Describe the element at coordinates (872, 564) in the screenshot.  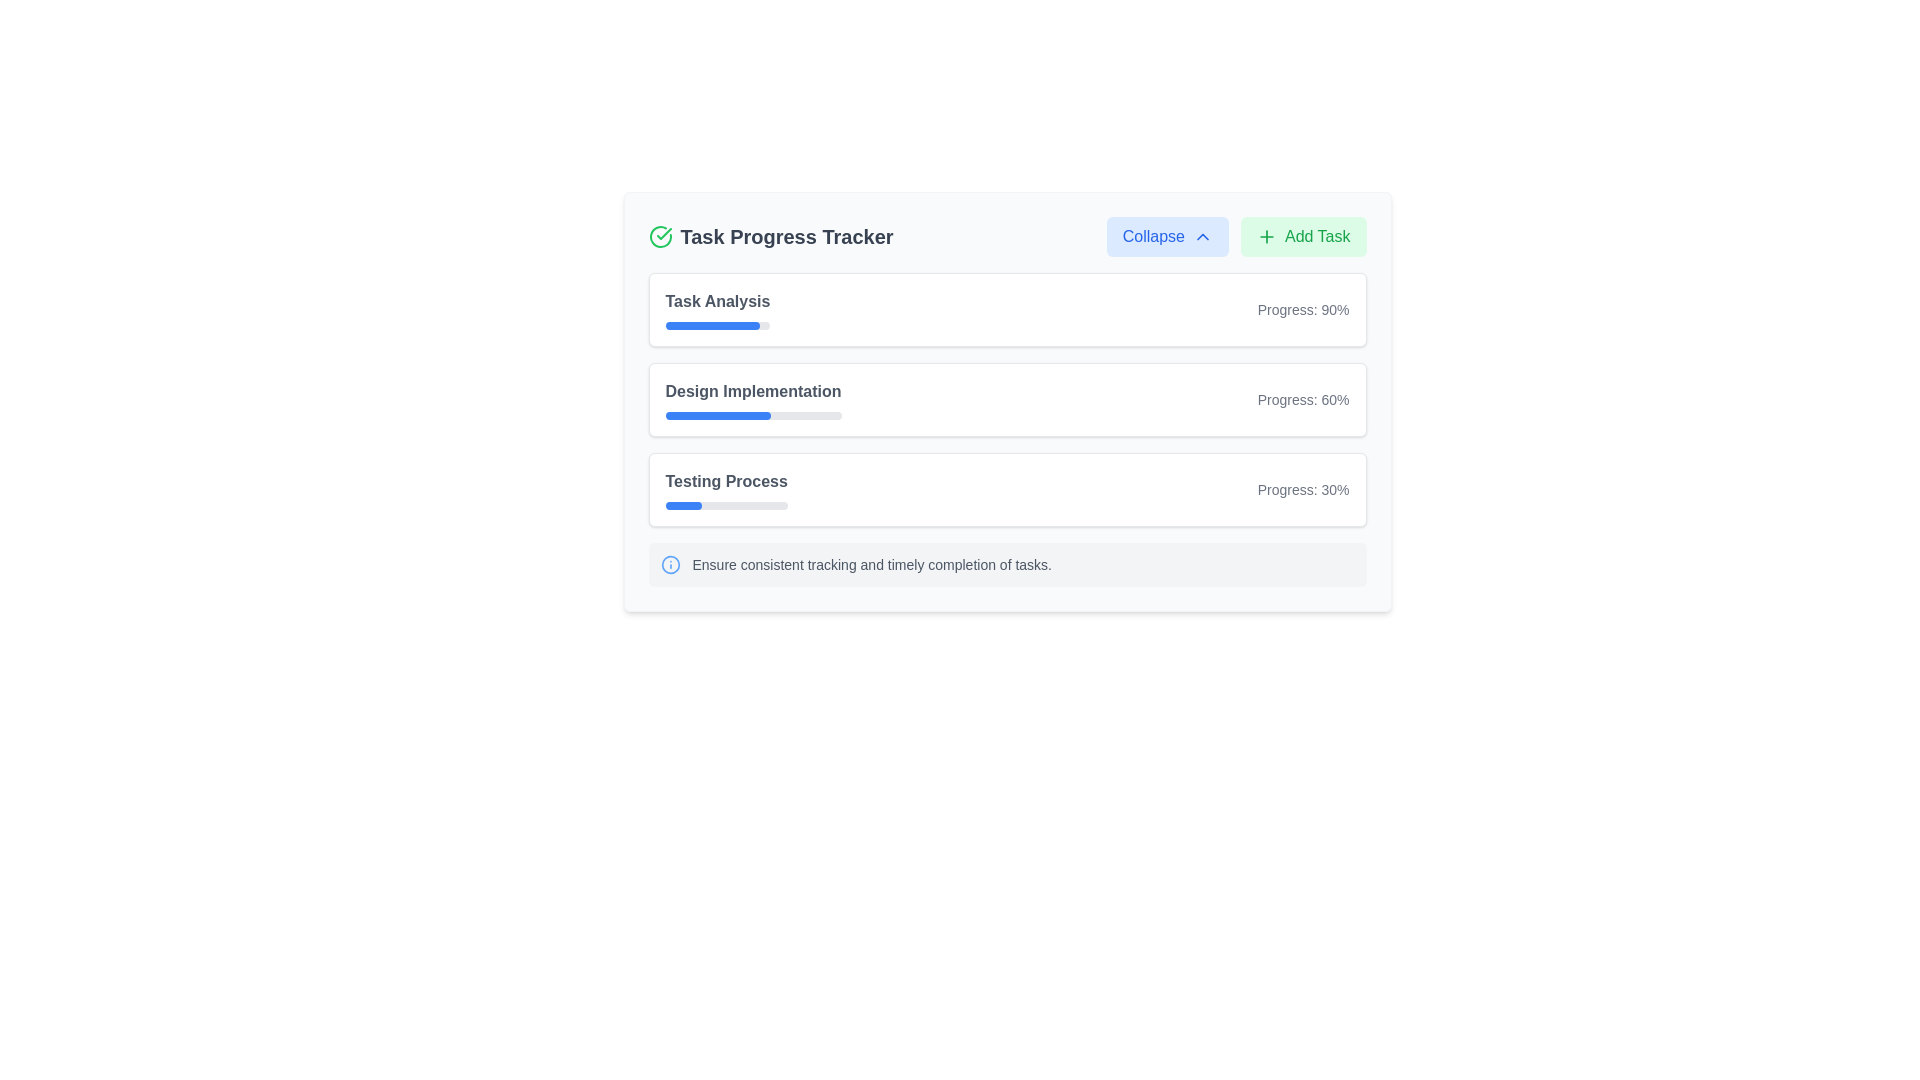
I see `the instructional text label that reads 'Ensure consistent tracking and timely completion of tasks.'` at that location.